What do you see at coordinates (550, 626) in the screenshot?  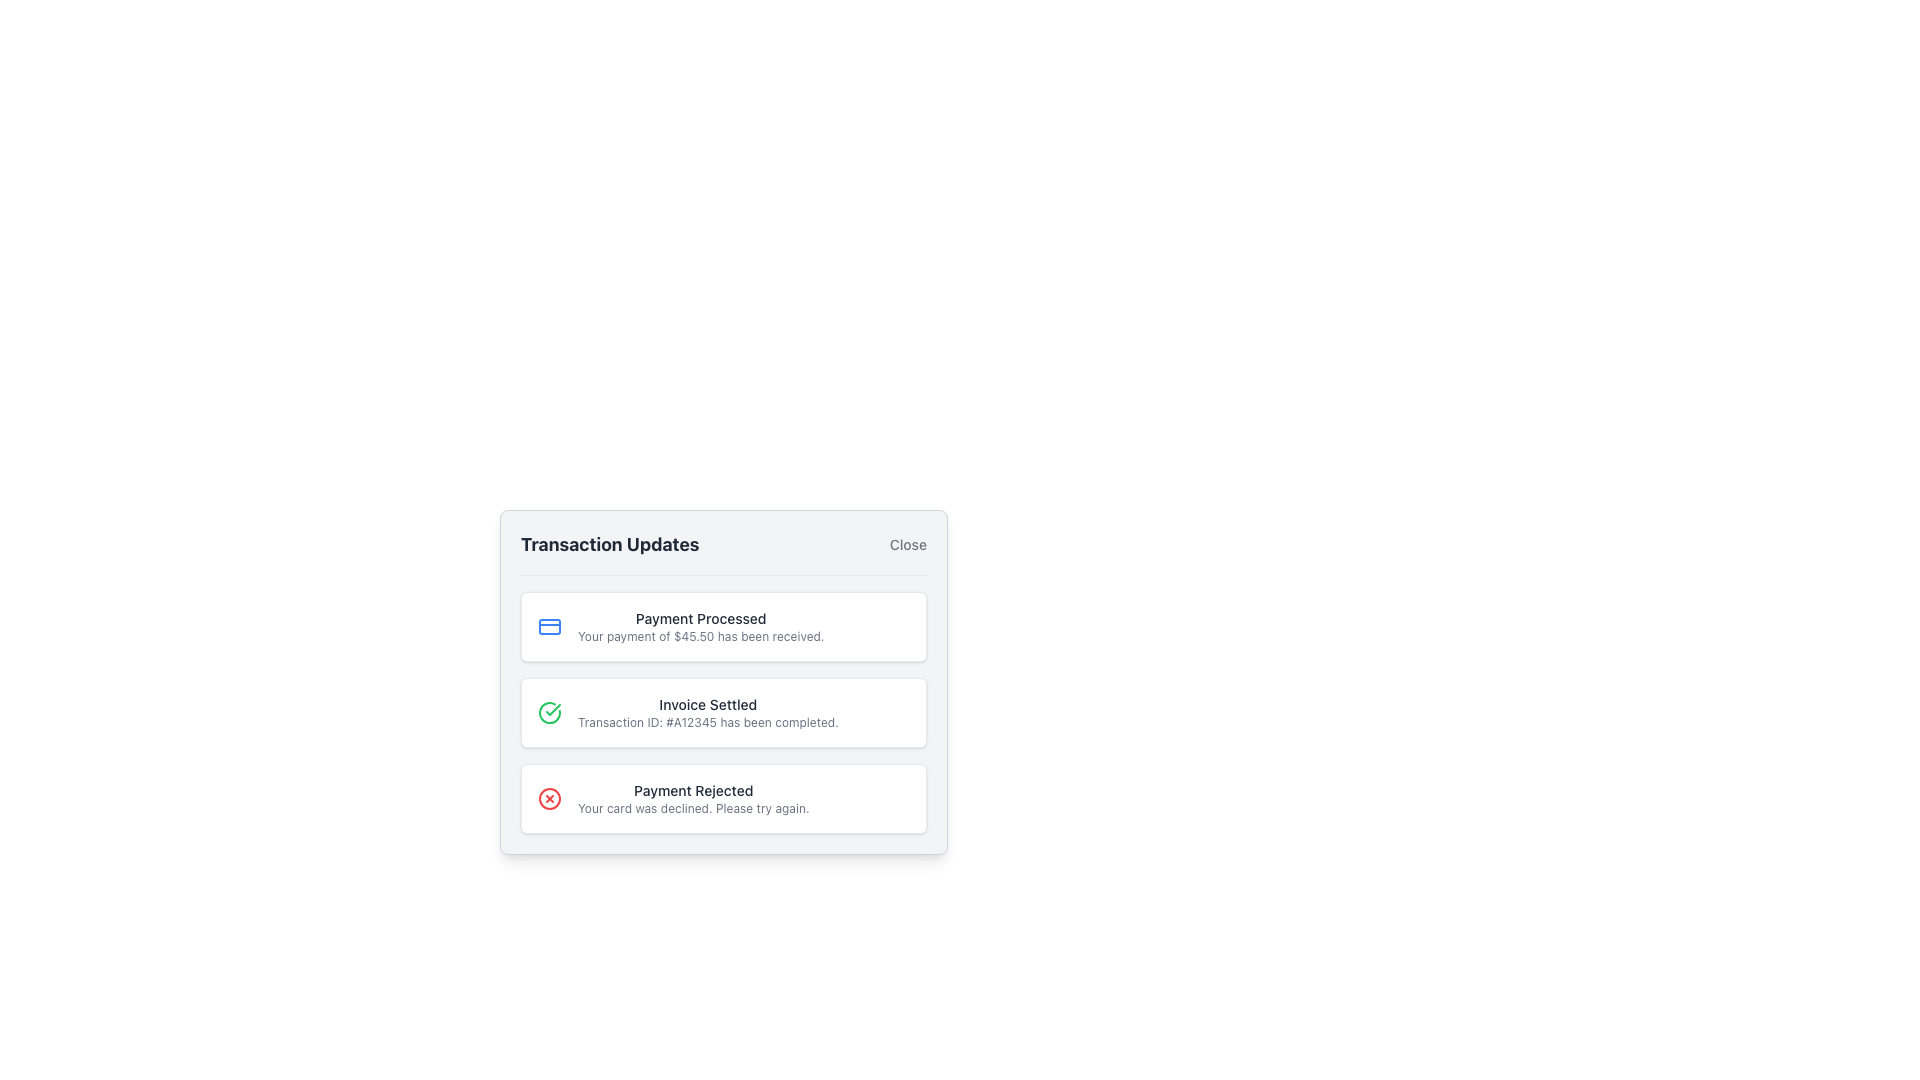 I see `the credit card SVG icon with a blue outline, located to the left of the 'Payment Processed' text in the 'Transaction Updates' panel` at bounding box center [550, 626].